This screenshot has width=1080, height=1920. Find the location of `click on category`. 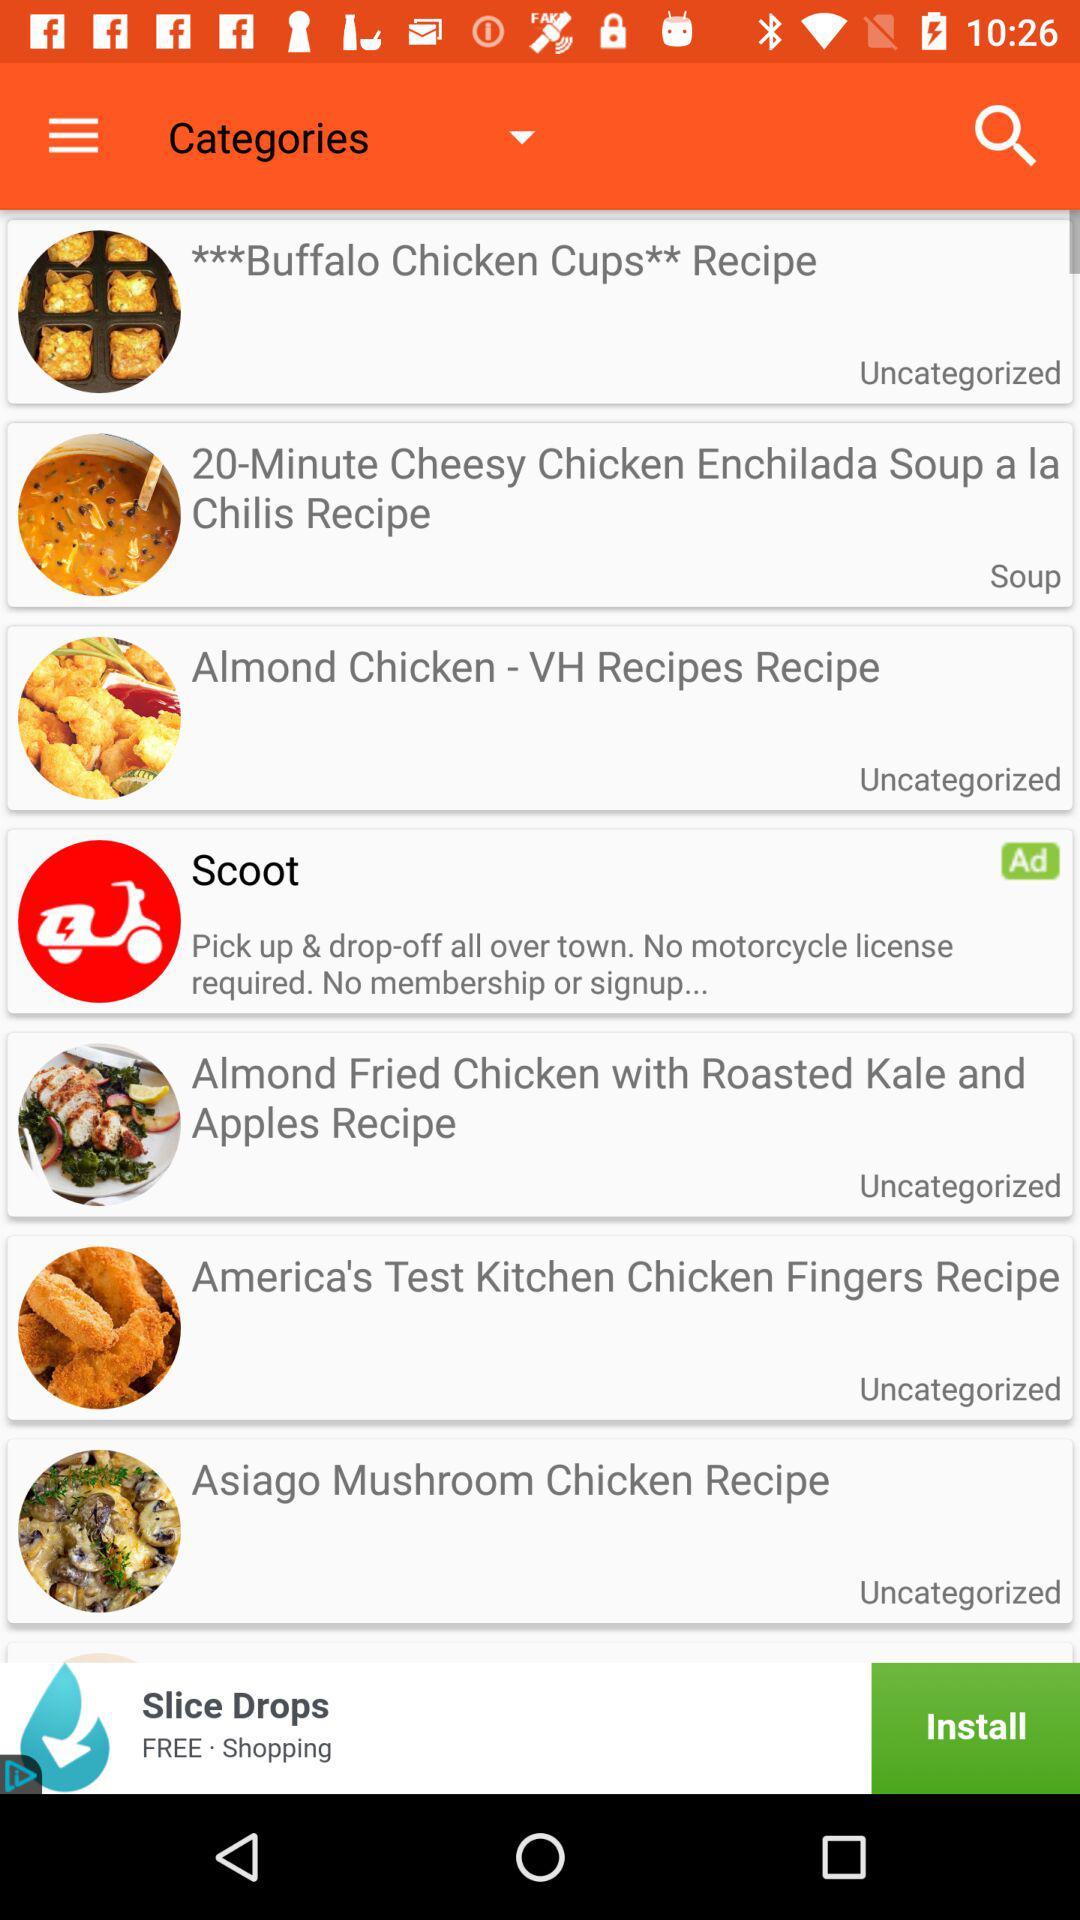

click on category is located at coordinates (99, 920).